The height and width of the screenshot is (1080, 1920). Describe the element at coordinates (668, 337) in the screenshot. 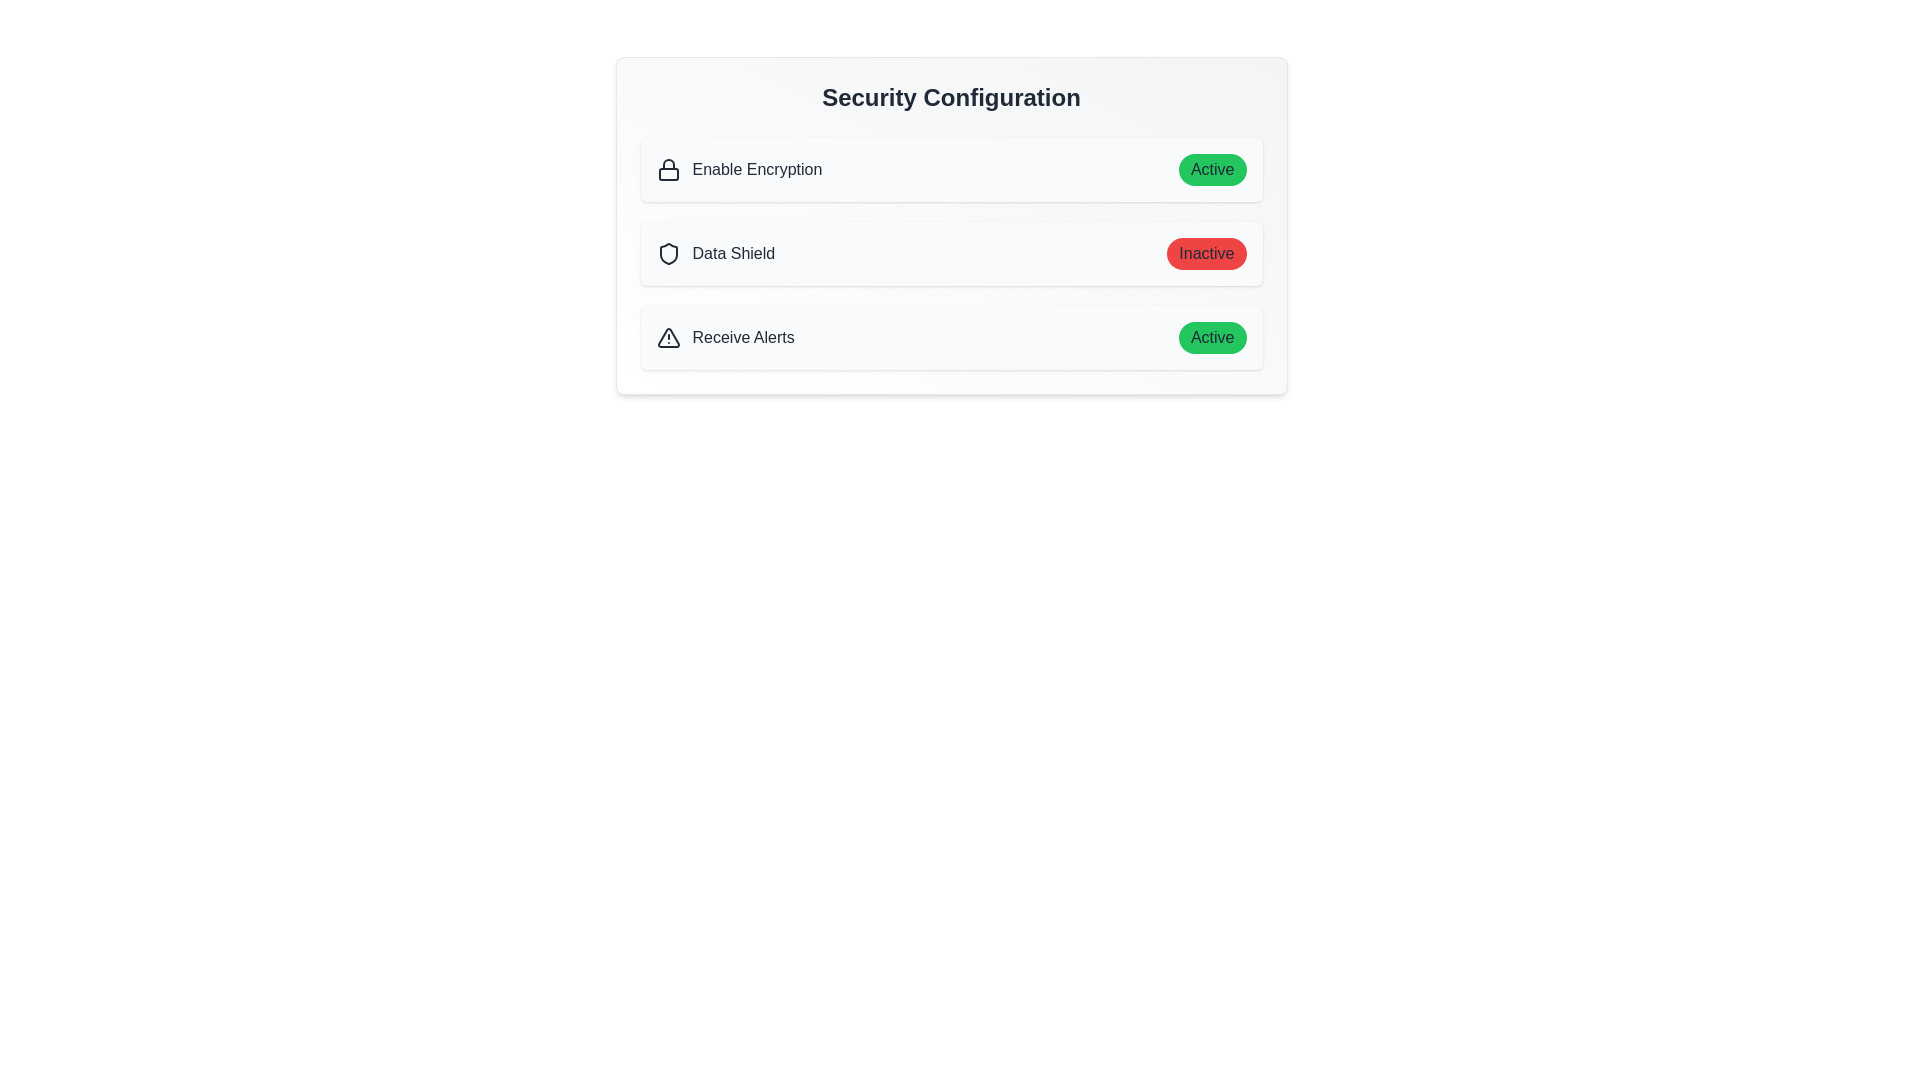

I see `the warning or alert icon located next to the 'Receive Alerts' text, which is the third icon in a horizontal layout, indicating an important message` at that location.